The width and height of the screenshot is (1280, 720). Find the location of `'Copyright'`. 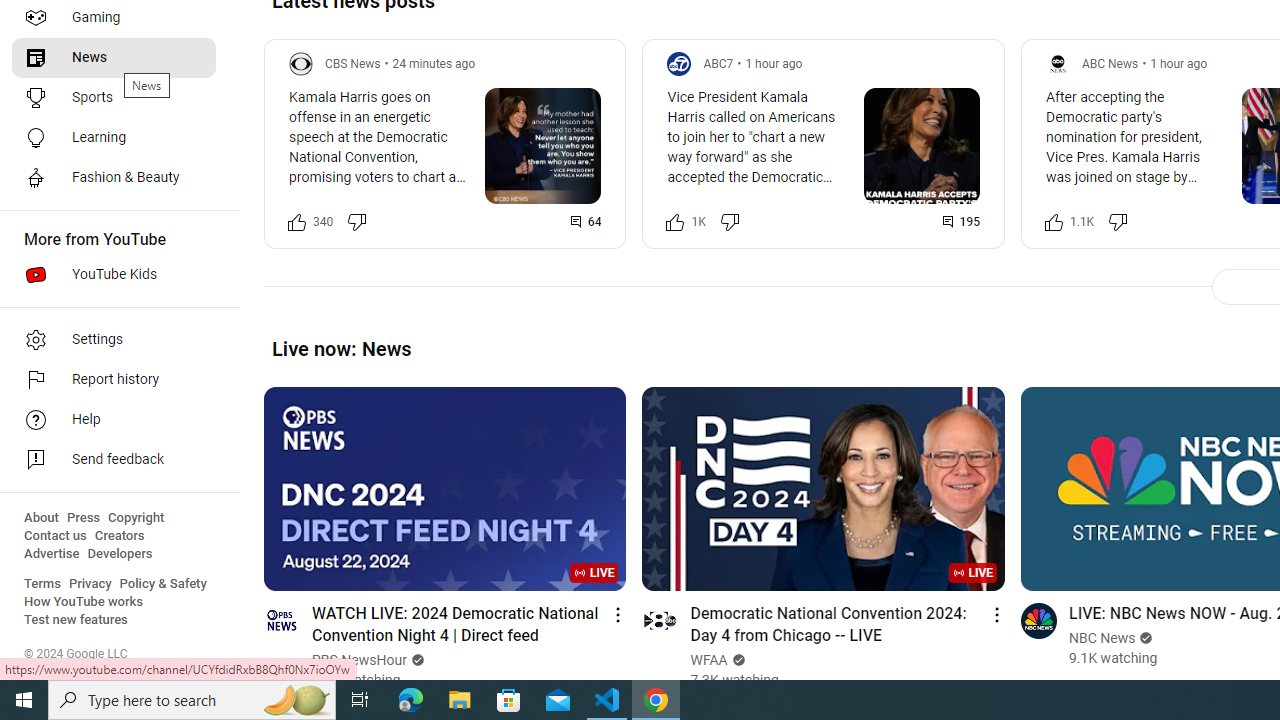

'Copyright' is located at coordinates (135, 517).